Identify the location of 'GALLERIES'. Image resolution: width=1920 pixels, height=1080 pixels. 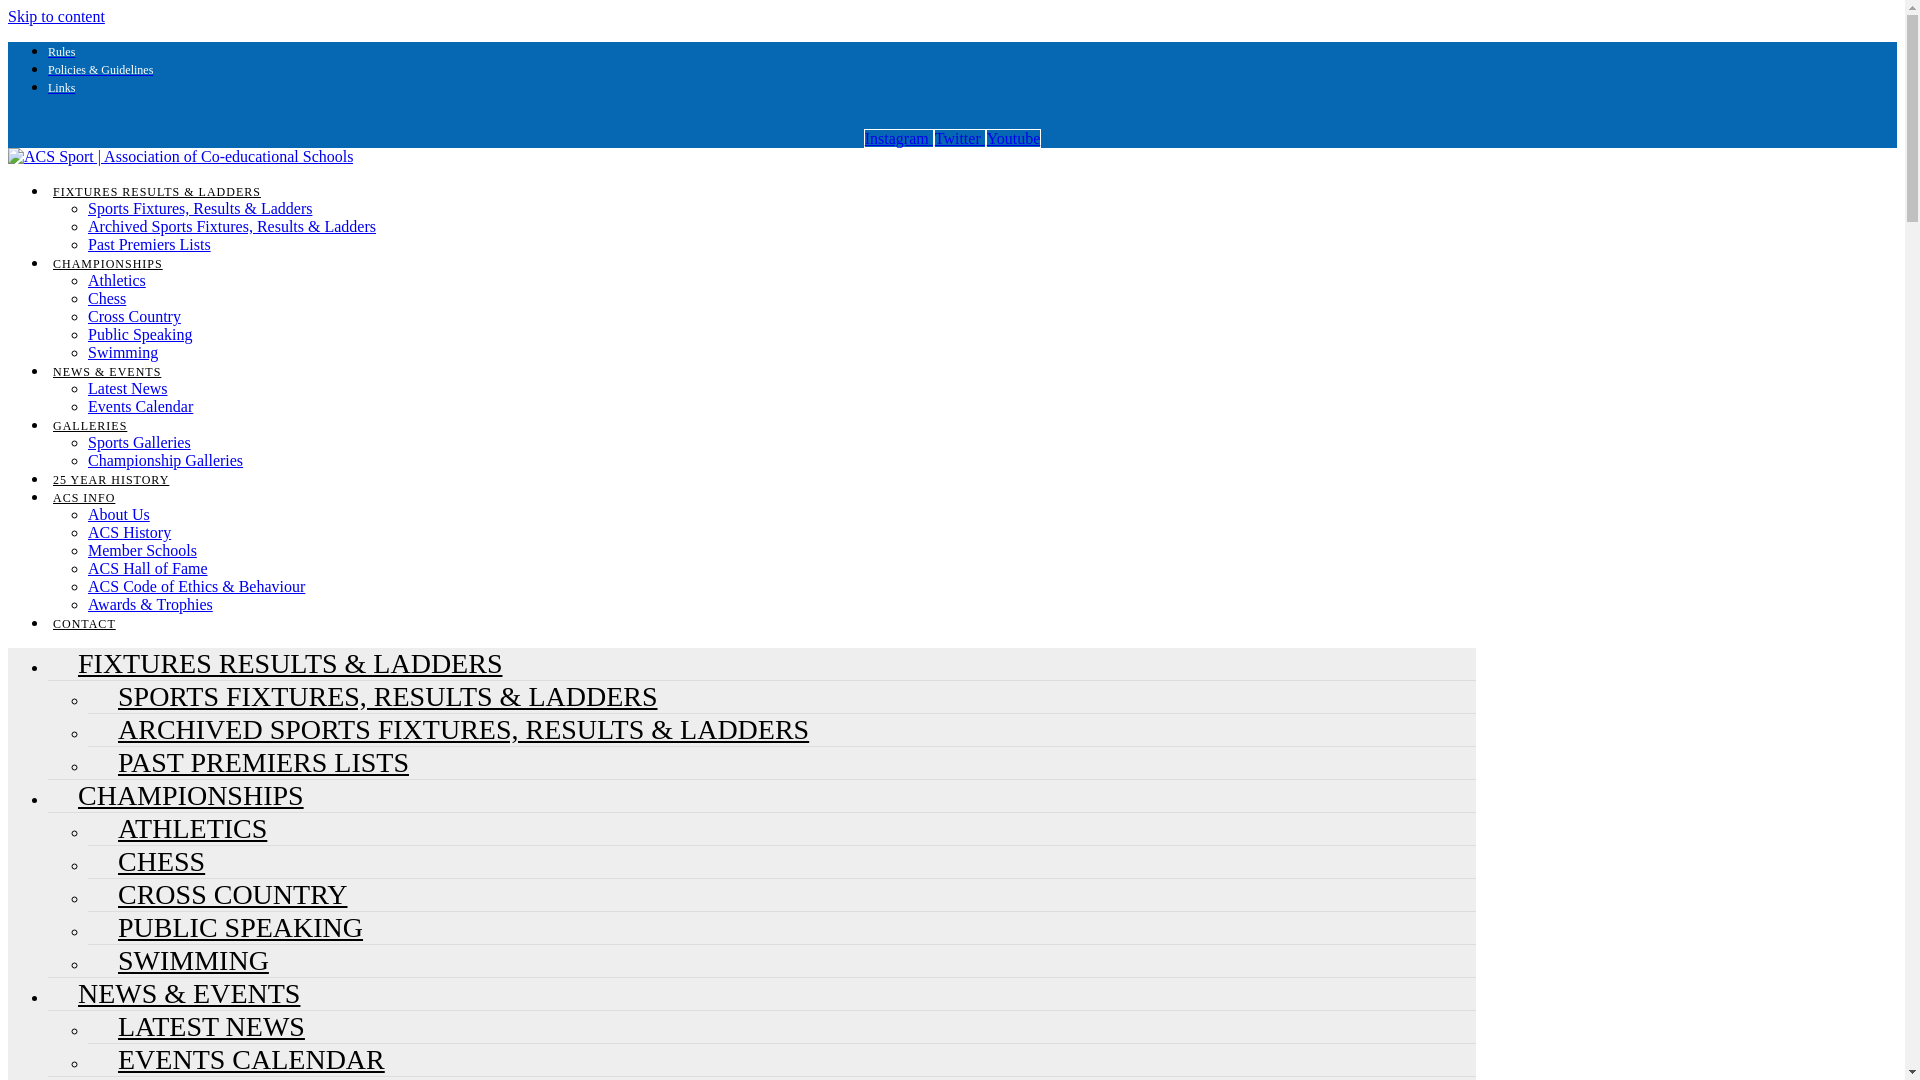
(89, 424).